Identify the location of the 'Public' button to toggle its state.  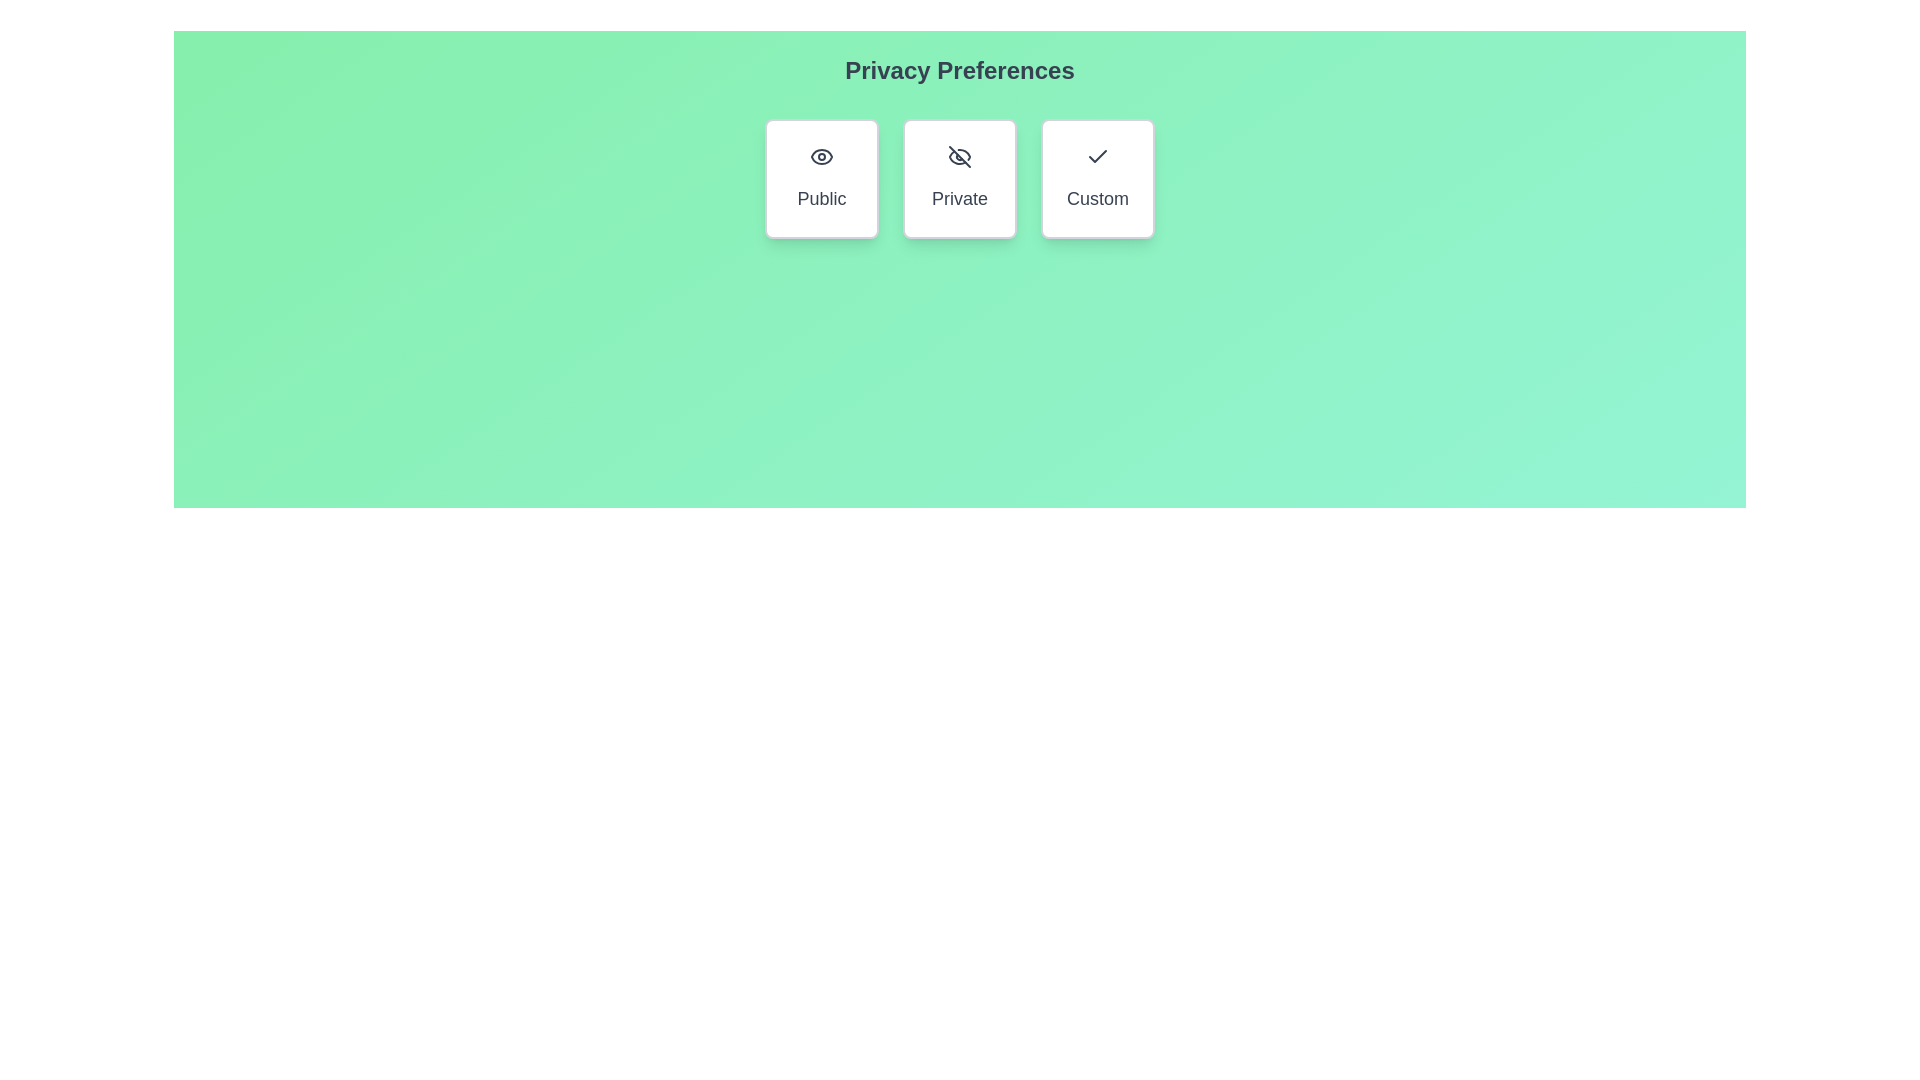
(821, 177).